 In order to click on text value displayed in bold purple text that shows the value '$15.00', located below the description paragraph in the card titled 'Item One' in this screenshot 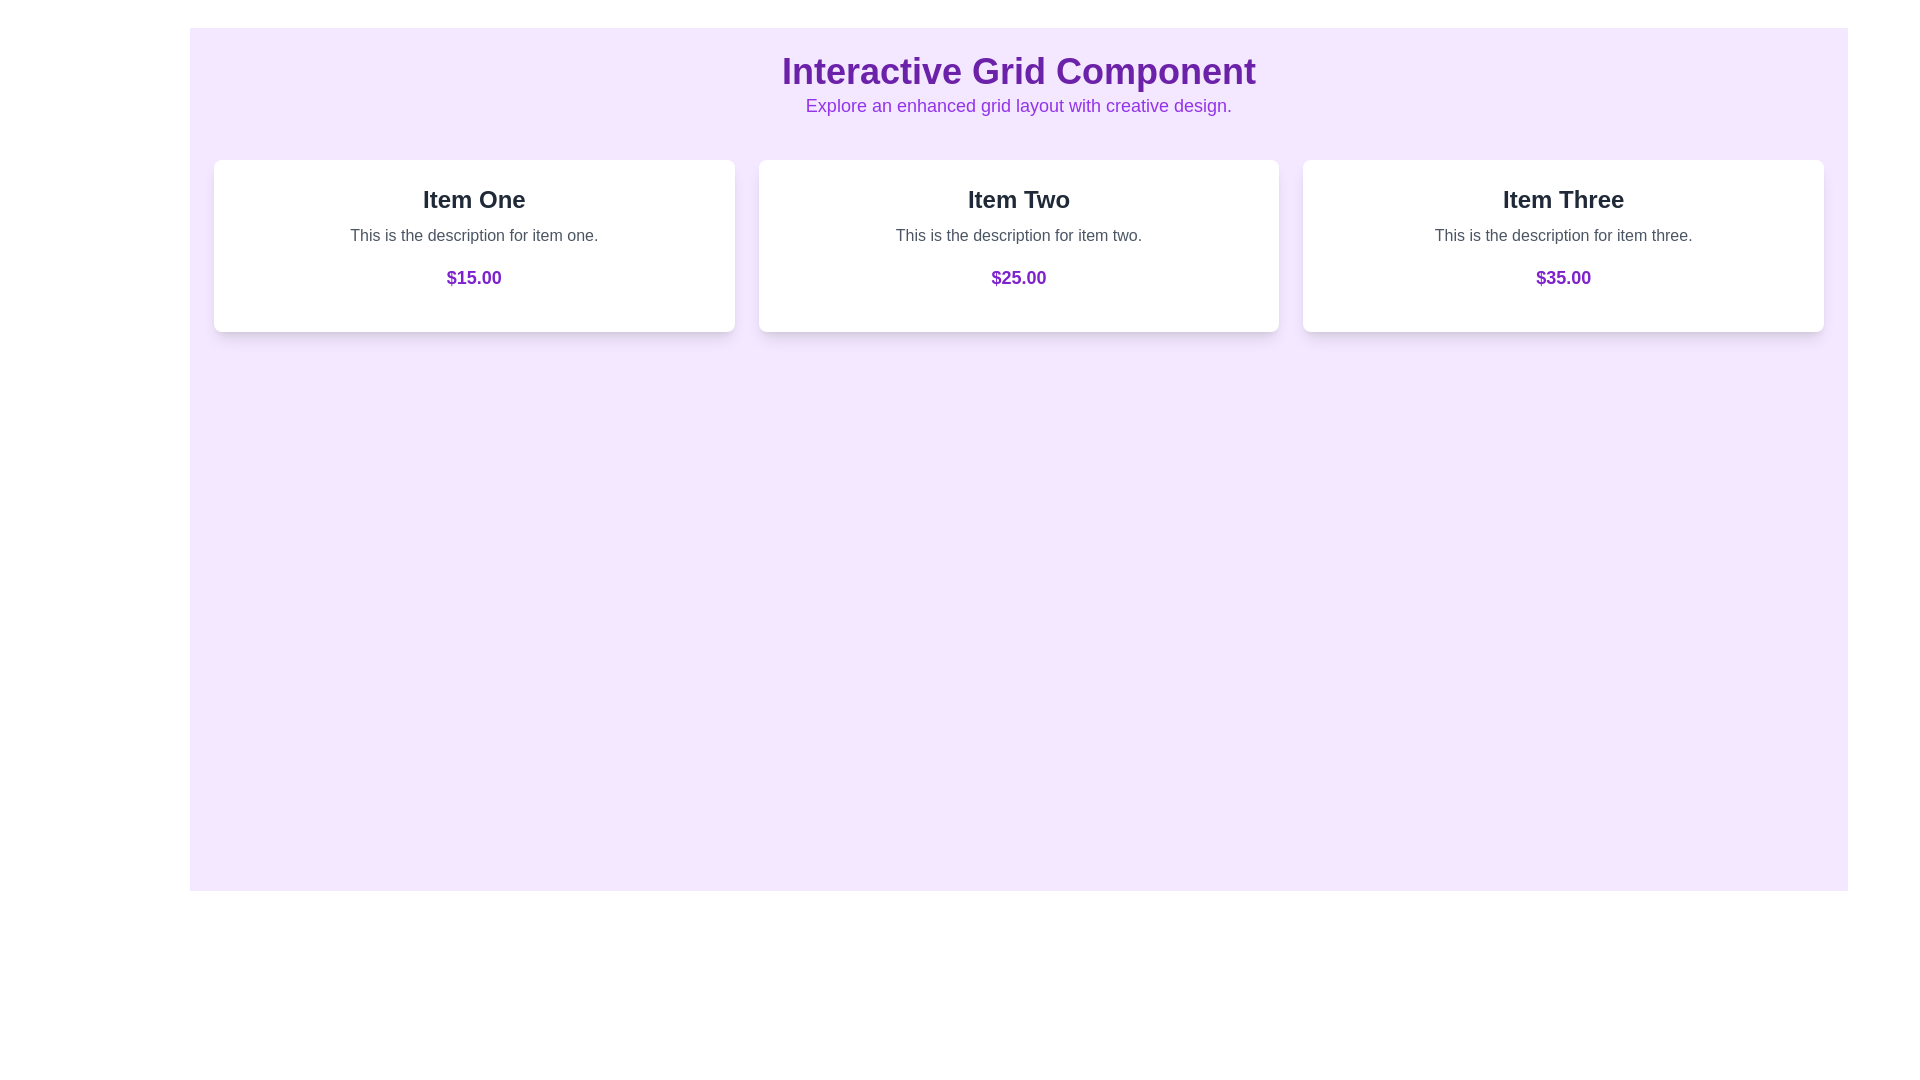, I will do `click(473, 277)`.